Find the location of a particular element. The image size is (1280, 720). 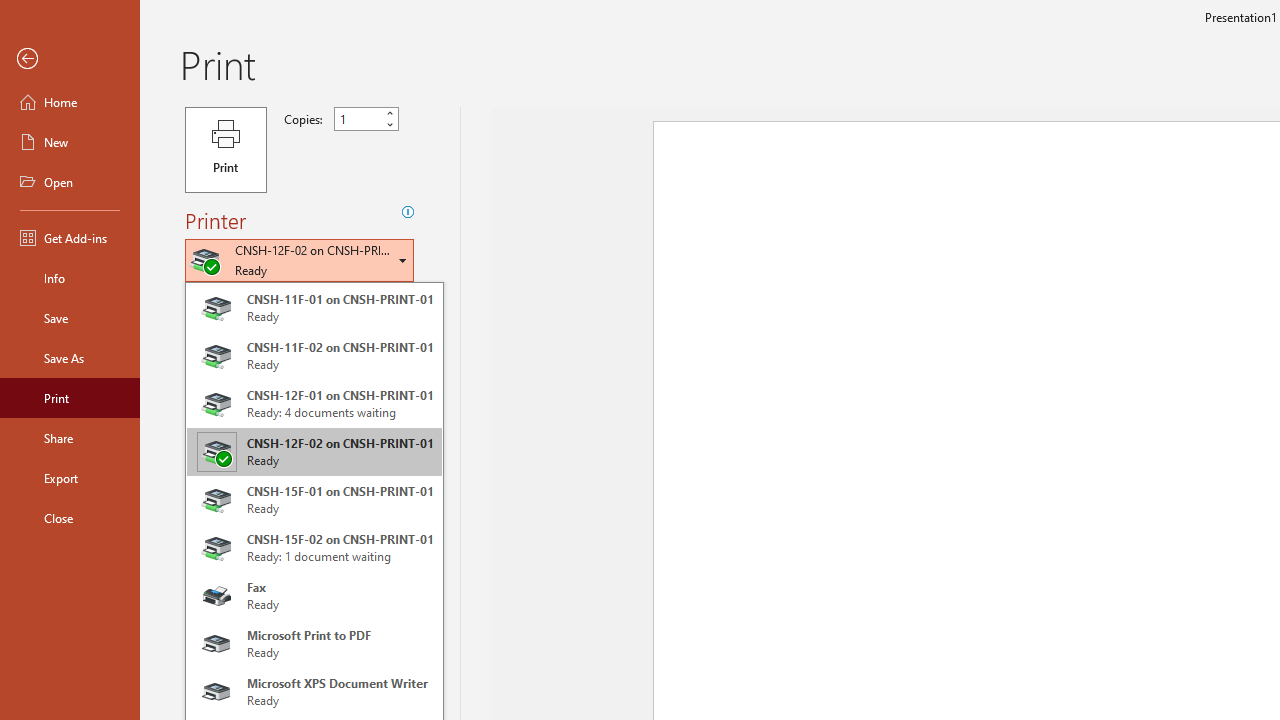

'Copies' is located at coordinates (366, 119).